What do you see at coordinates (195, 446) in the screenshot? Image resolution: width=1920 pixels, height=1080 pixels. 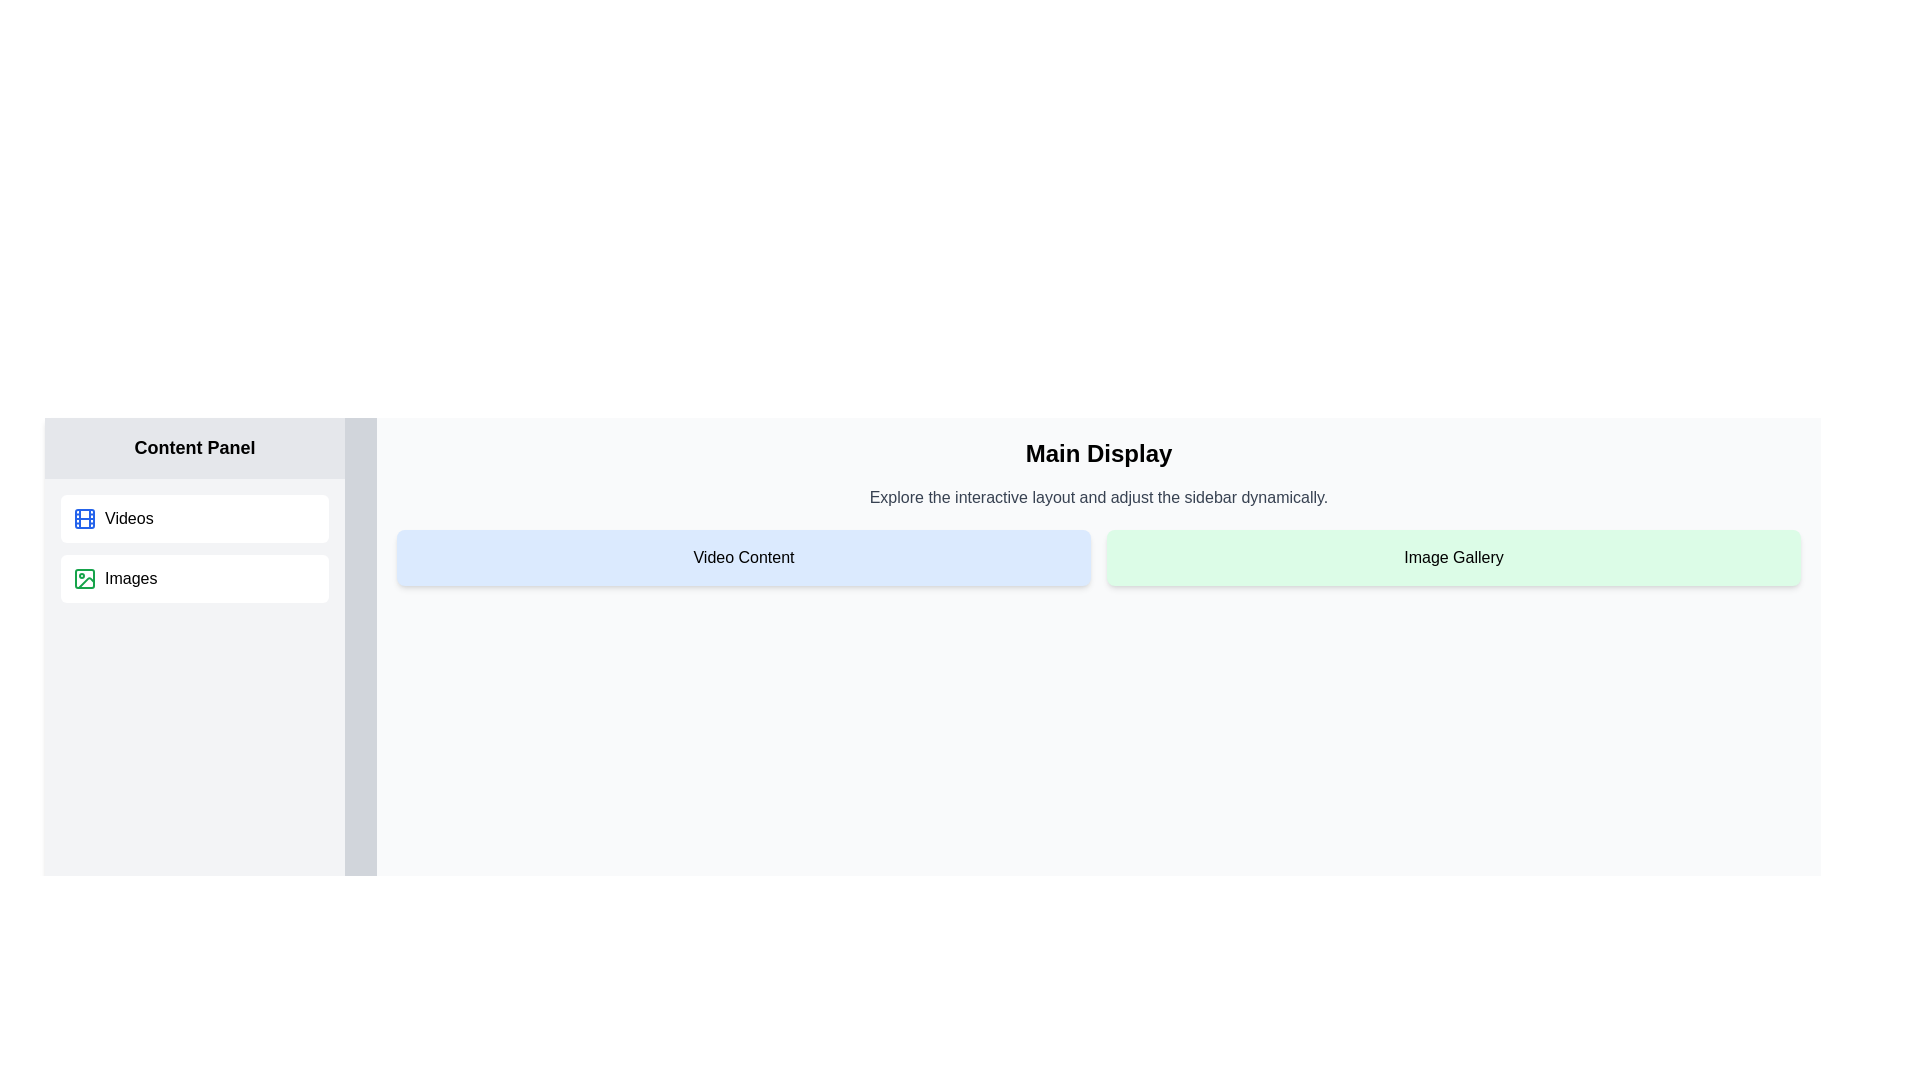 I see `the 'Content Panel' header, which is a bold, large text section located at the top-left corner of the vertical sidebar` at bounding box center [195, 446].